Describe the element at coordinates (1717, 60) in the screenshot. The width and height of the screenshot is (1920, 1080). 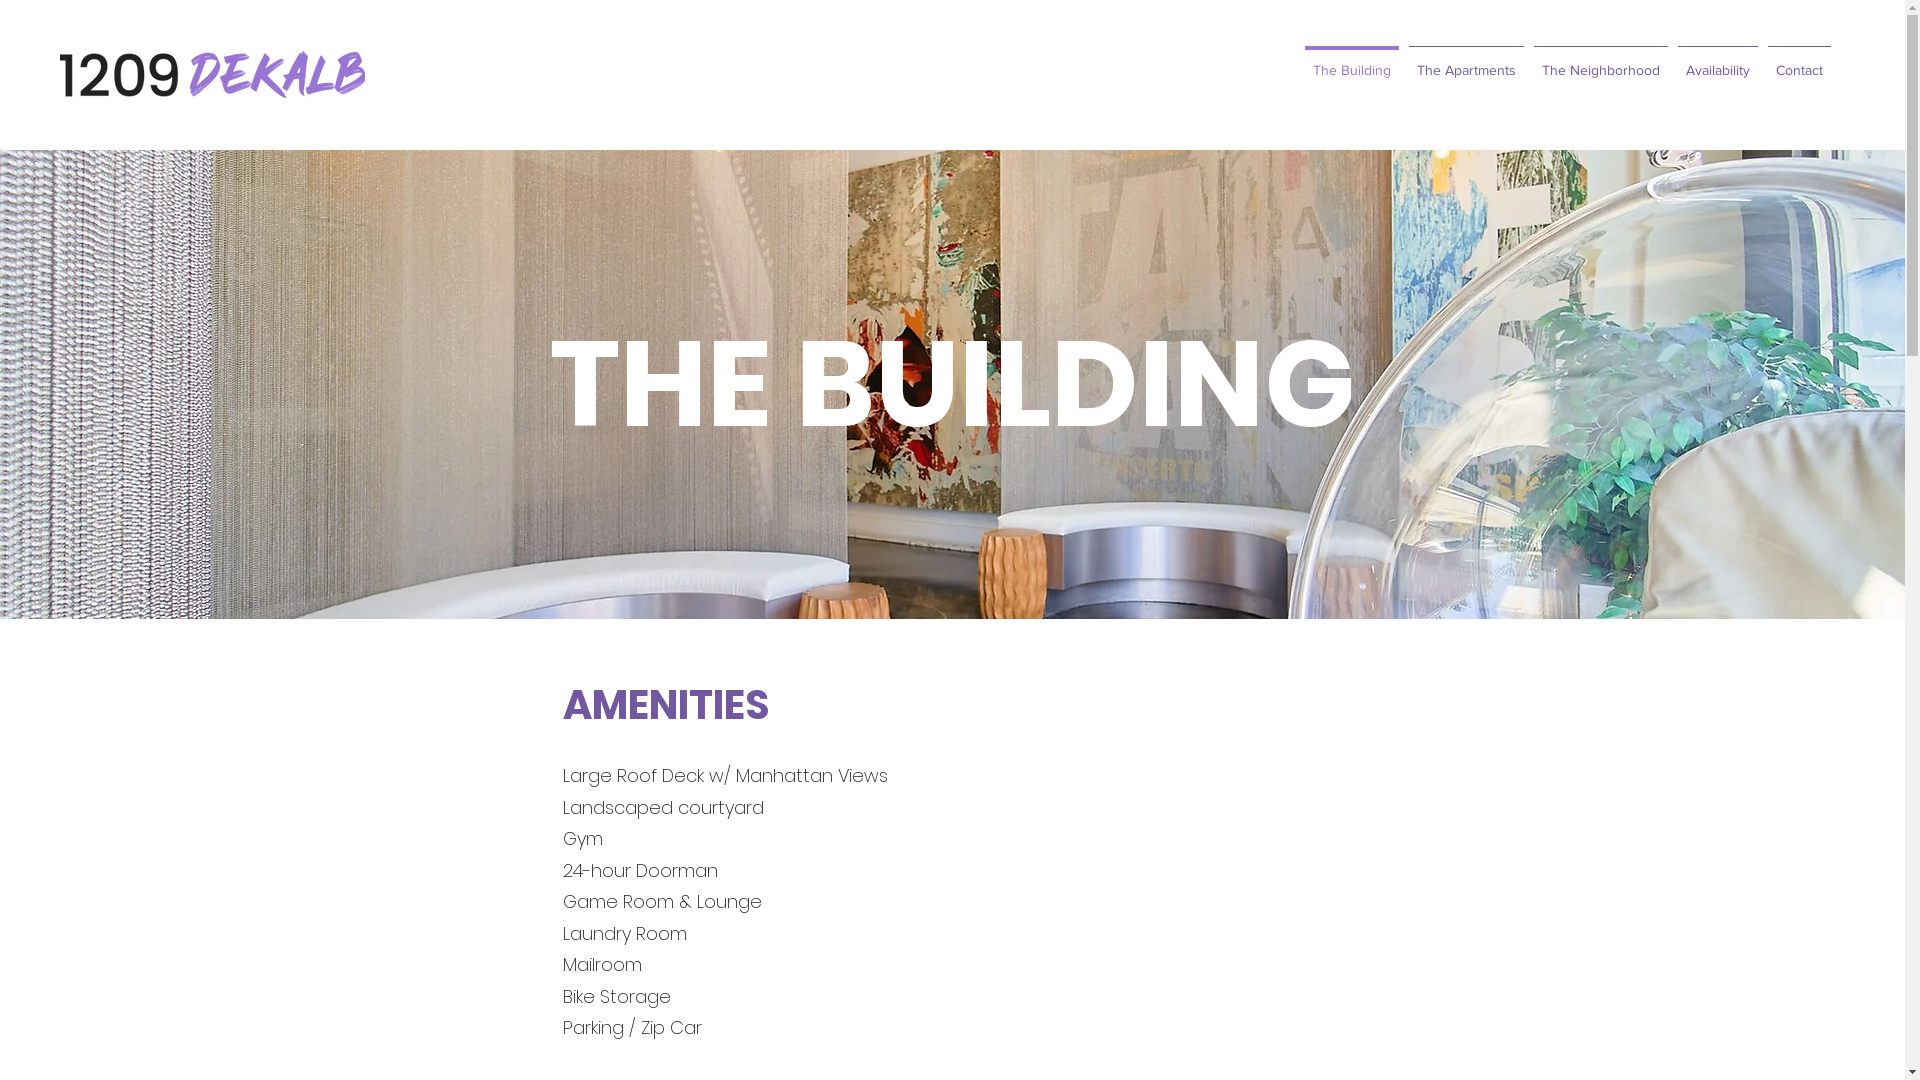
I see `'Availability'` at that location.